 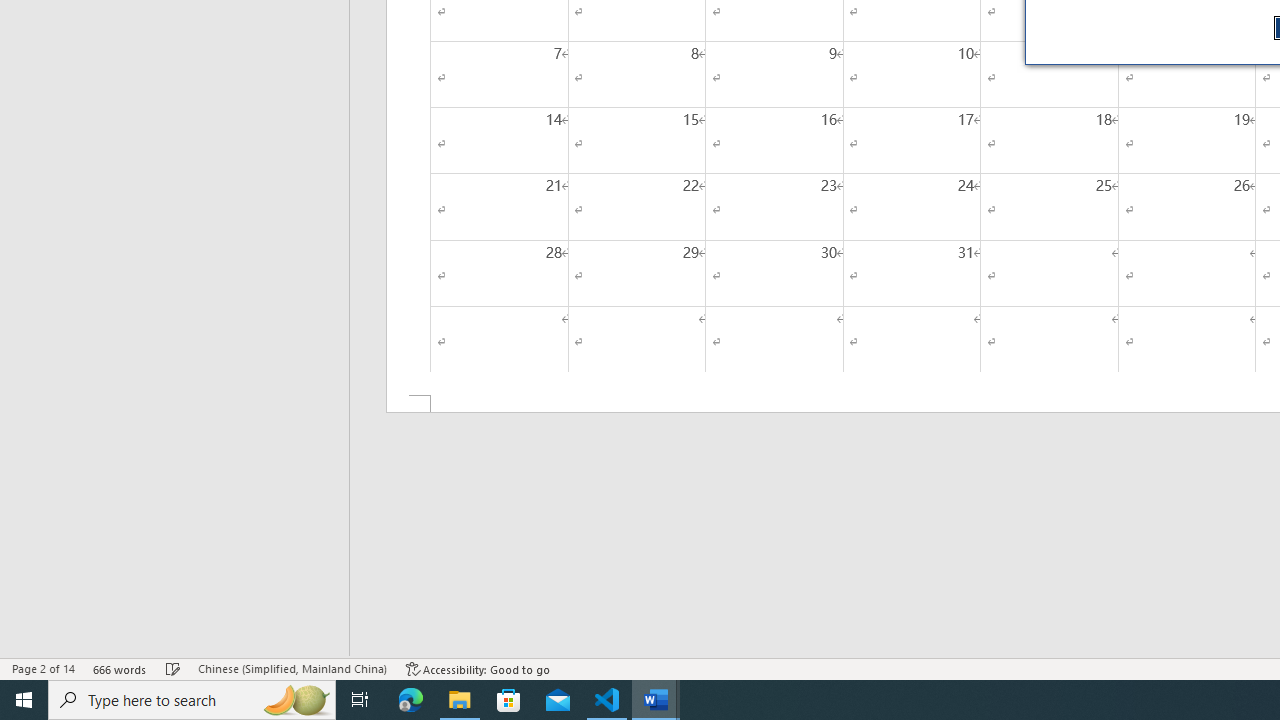 I want to click on 'Word - 2 running windows', so click(x=656, y=698).